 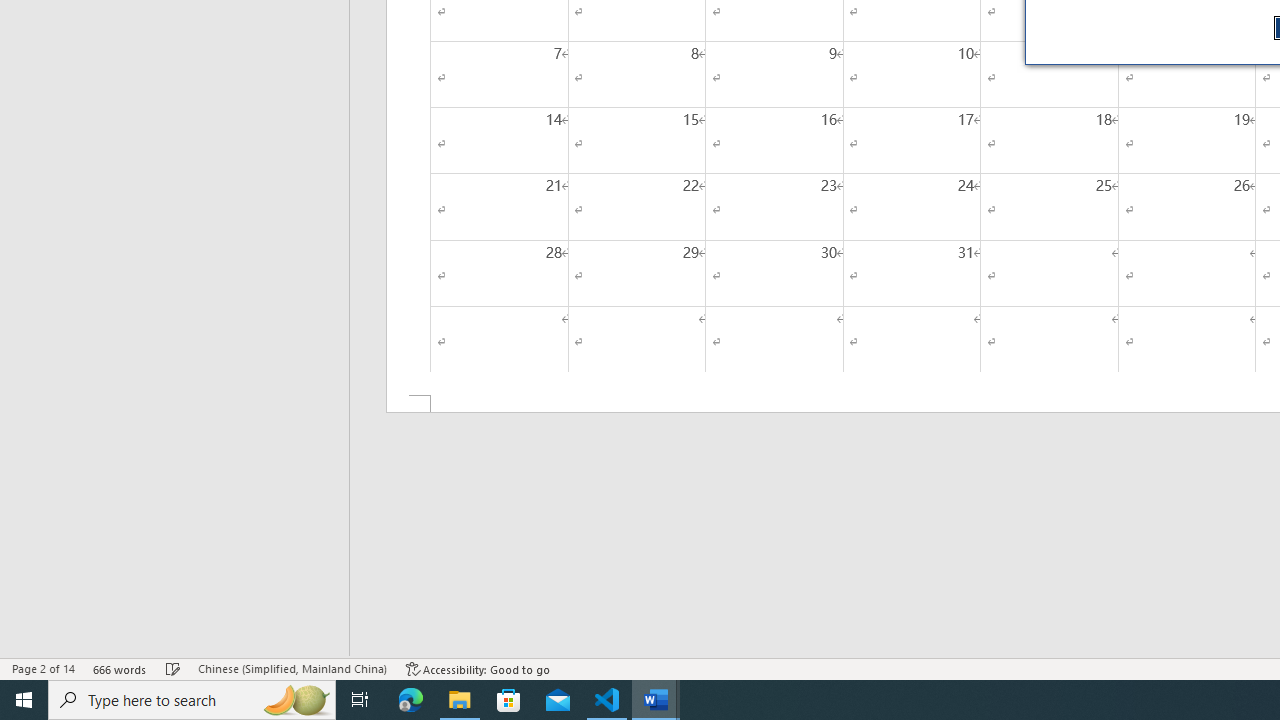 I want to click on 'Word - 2 running windows', so click(x=656, y=698).